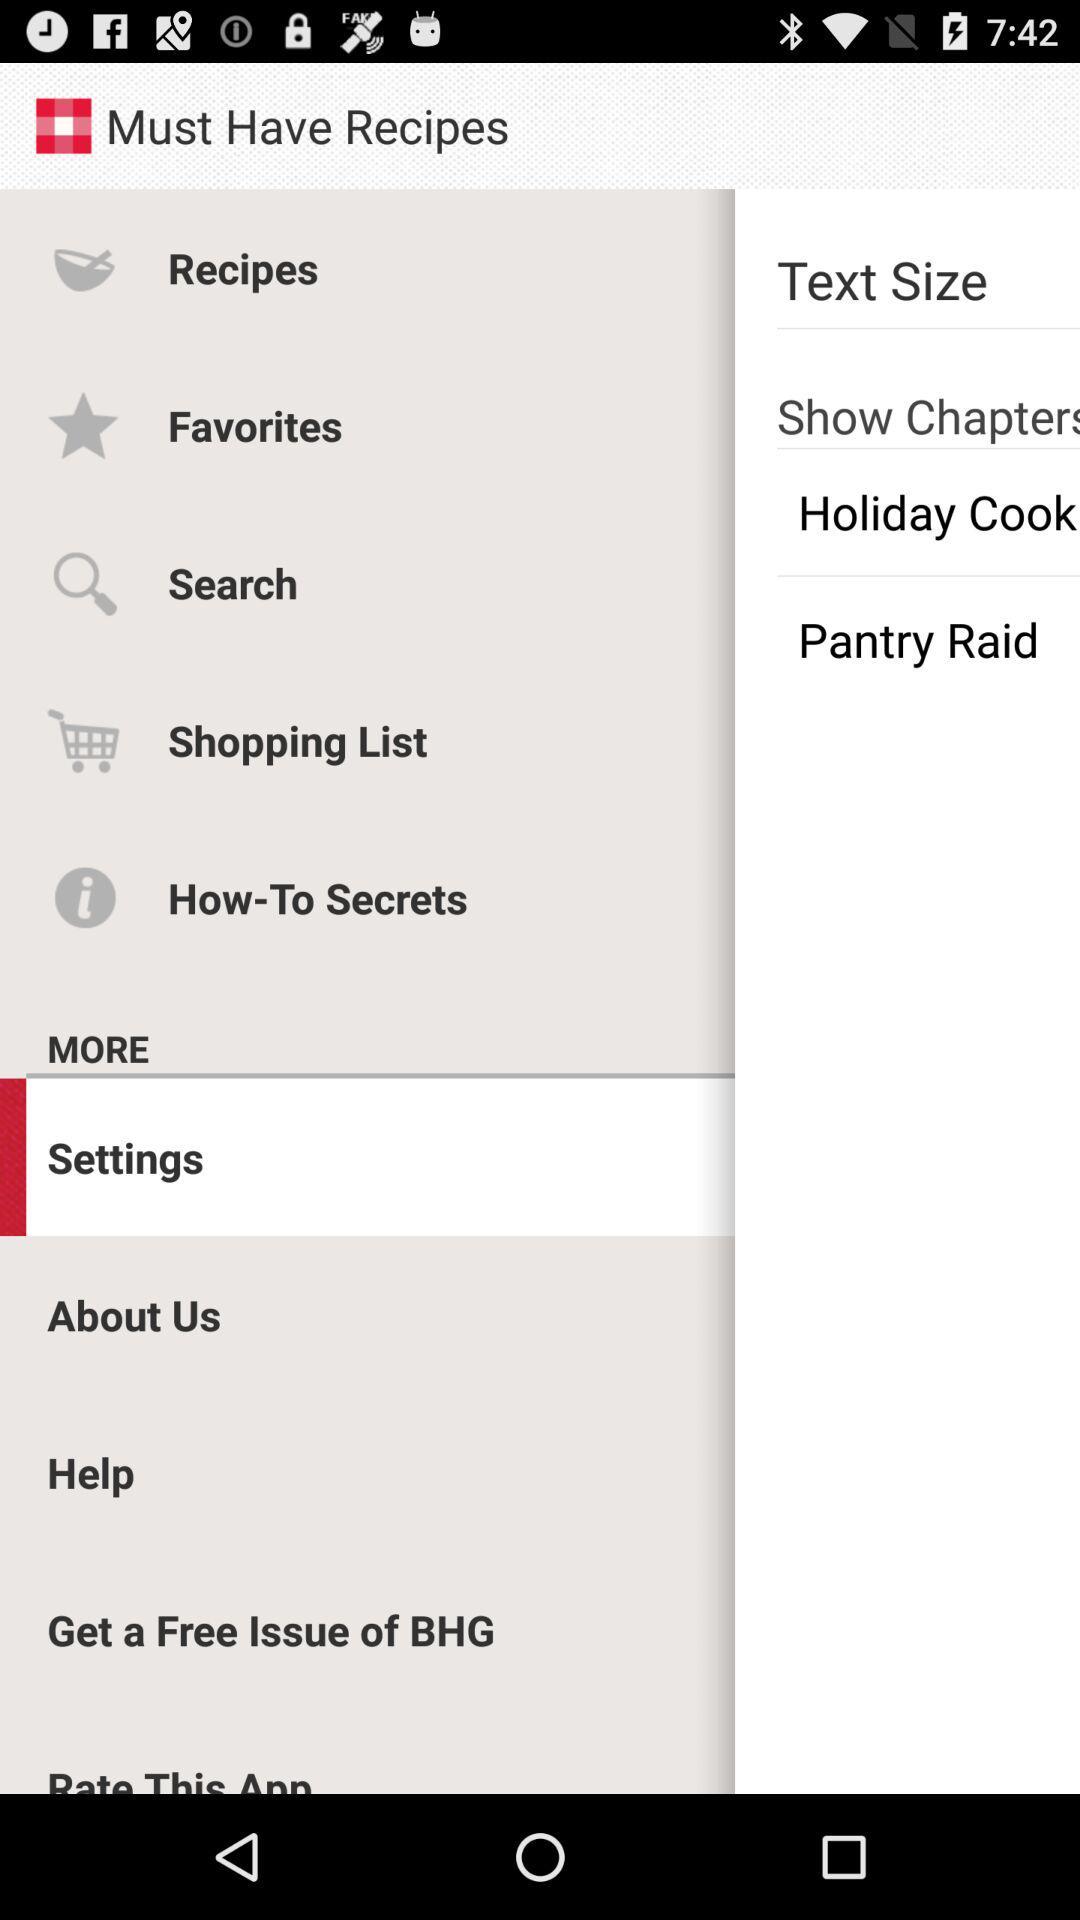 The height and width of the screenshot is (1920, 1080). Describe the element at coordinates (928, 638) in the screenshot. I see `the pantry raid checkbox` at that location.